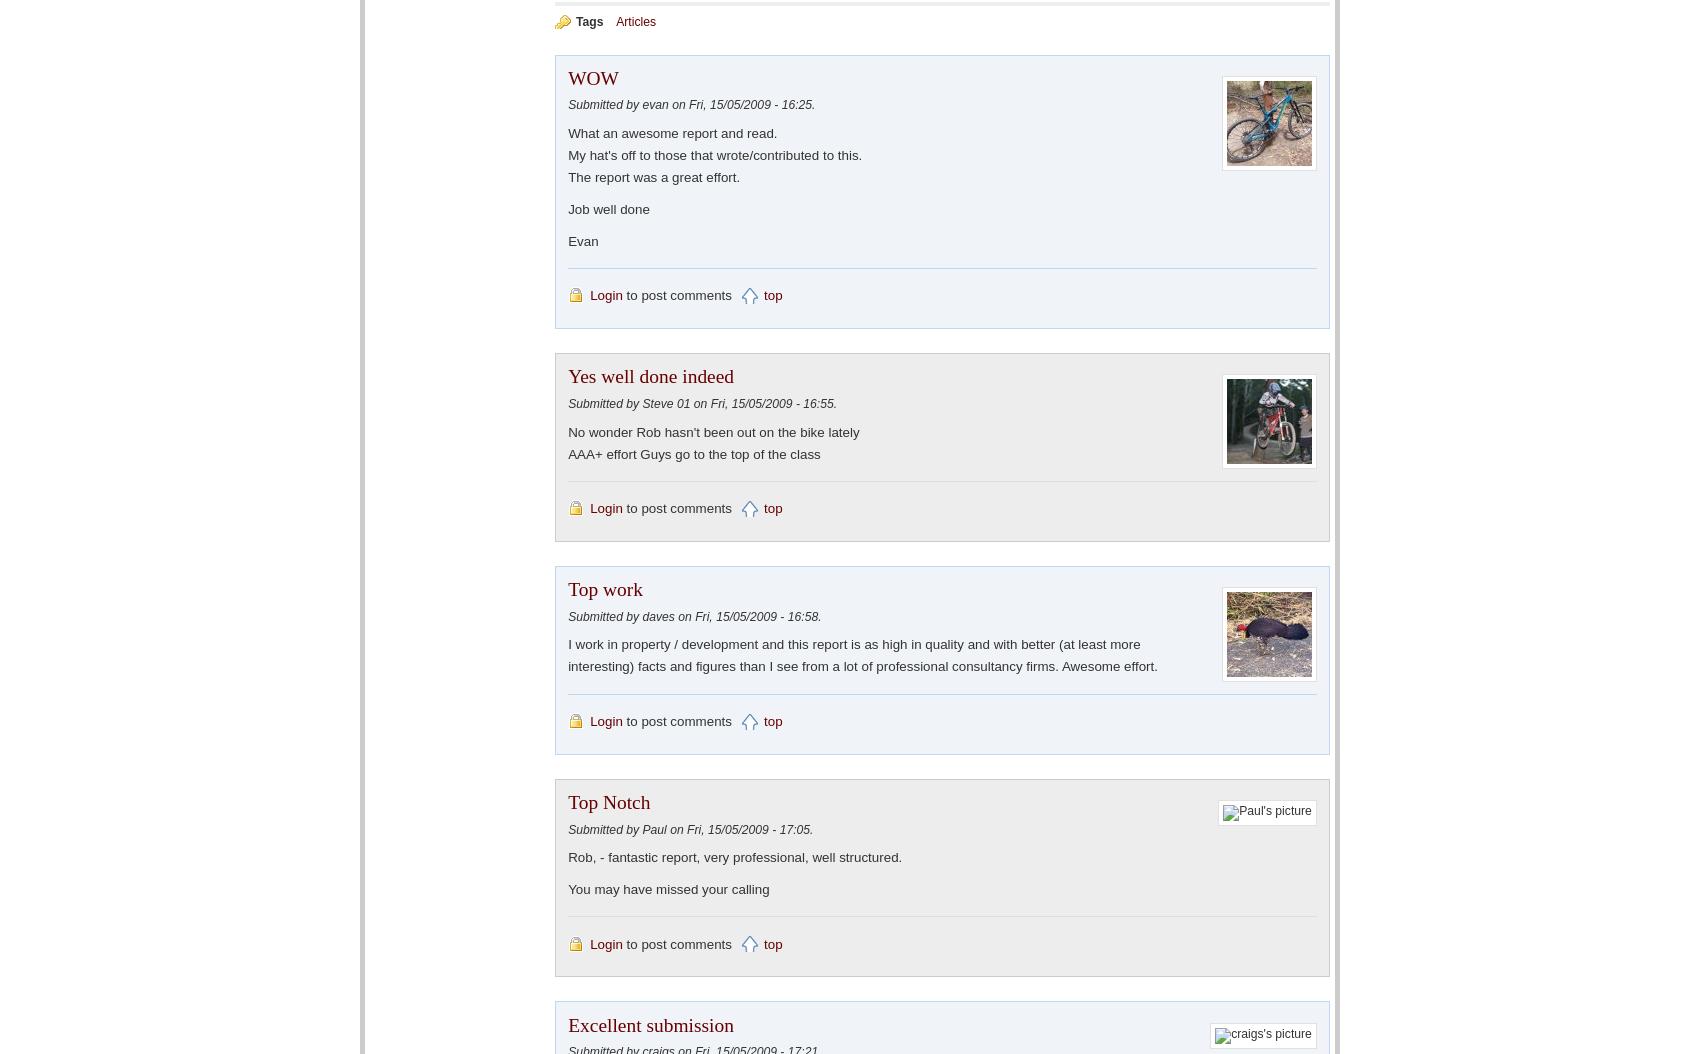 The image size is (1700, 1054). What do you see at coordinates (650, 1023) in the screenshot?
I see `'Excellent submission'` at bounding box center [650, 1023].